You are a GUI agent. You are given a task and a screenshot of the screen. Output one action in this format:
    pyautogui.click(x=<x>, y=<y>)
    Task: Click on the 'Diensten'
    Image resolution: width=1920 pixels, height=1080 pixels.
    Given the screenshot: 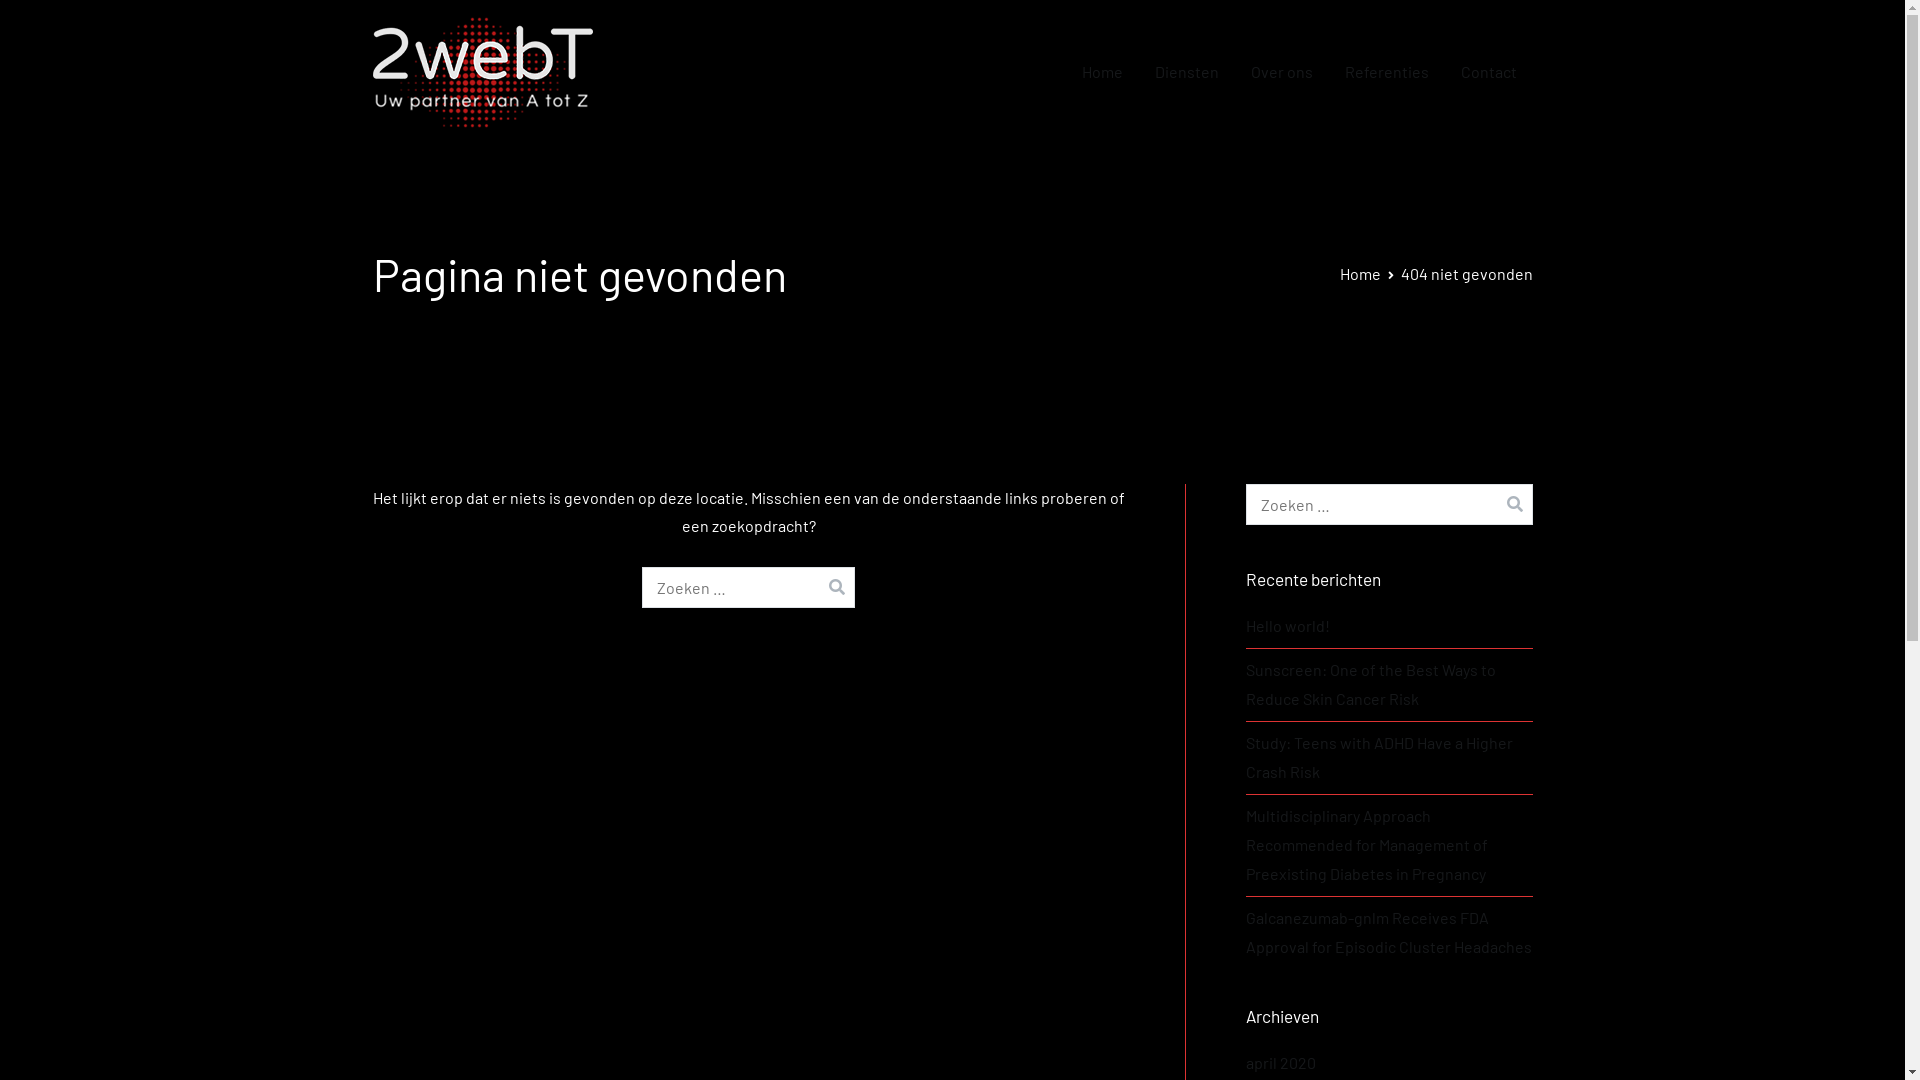 What is the action you would take?
    pyautogui.click(x=1185, y=71)
    